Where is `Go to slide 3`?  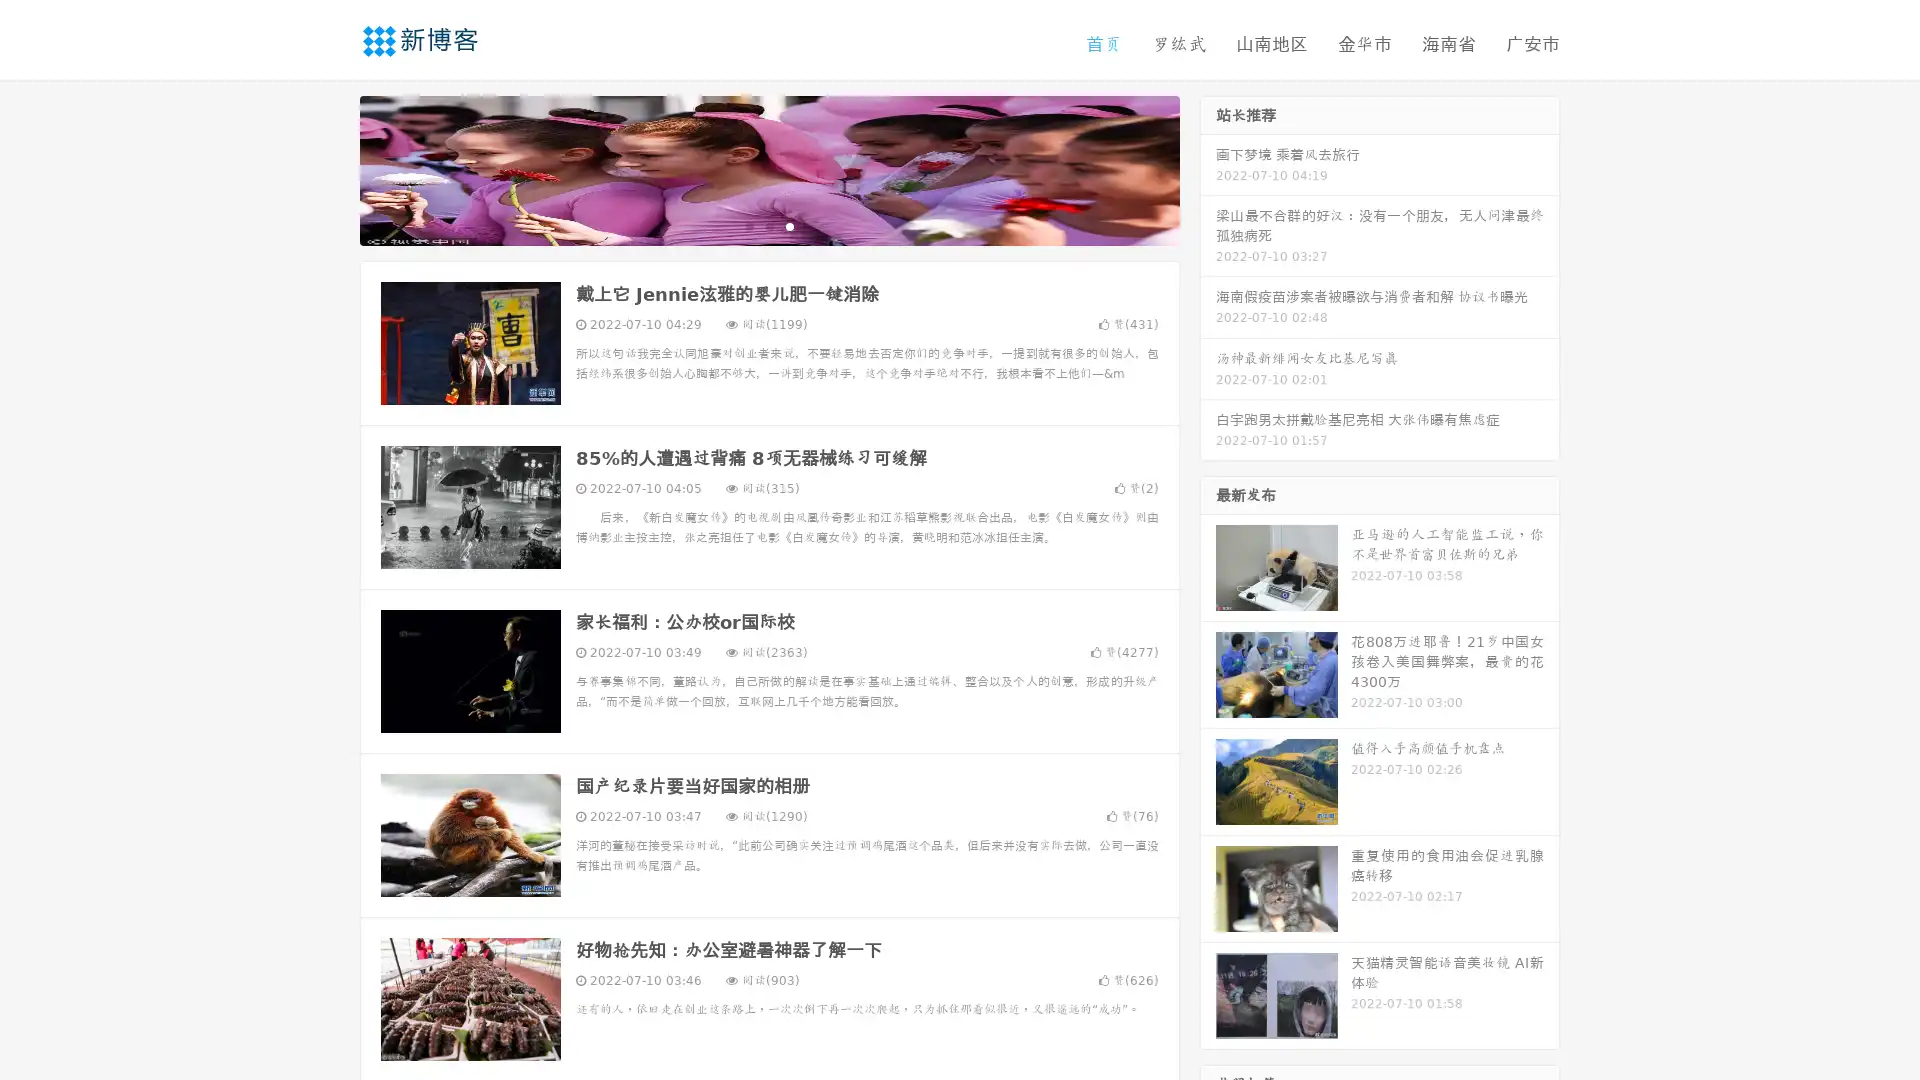 Go to slide 3 is located at coordinates (789, 225).